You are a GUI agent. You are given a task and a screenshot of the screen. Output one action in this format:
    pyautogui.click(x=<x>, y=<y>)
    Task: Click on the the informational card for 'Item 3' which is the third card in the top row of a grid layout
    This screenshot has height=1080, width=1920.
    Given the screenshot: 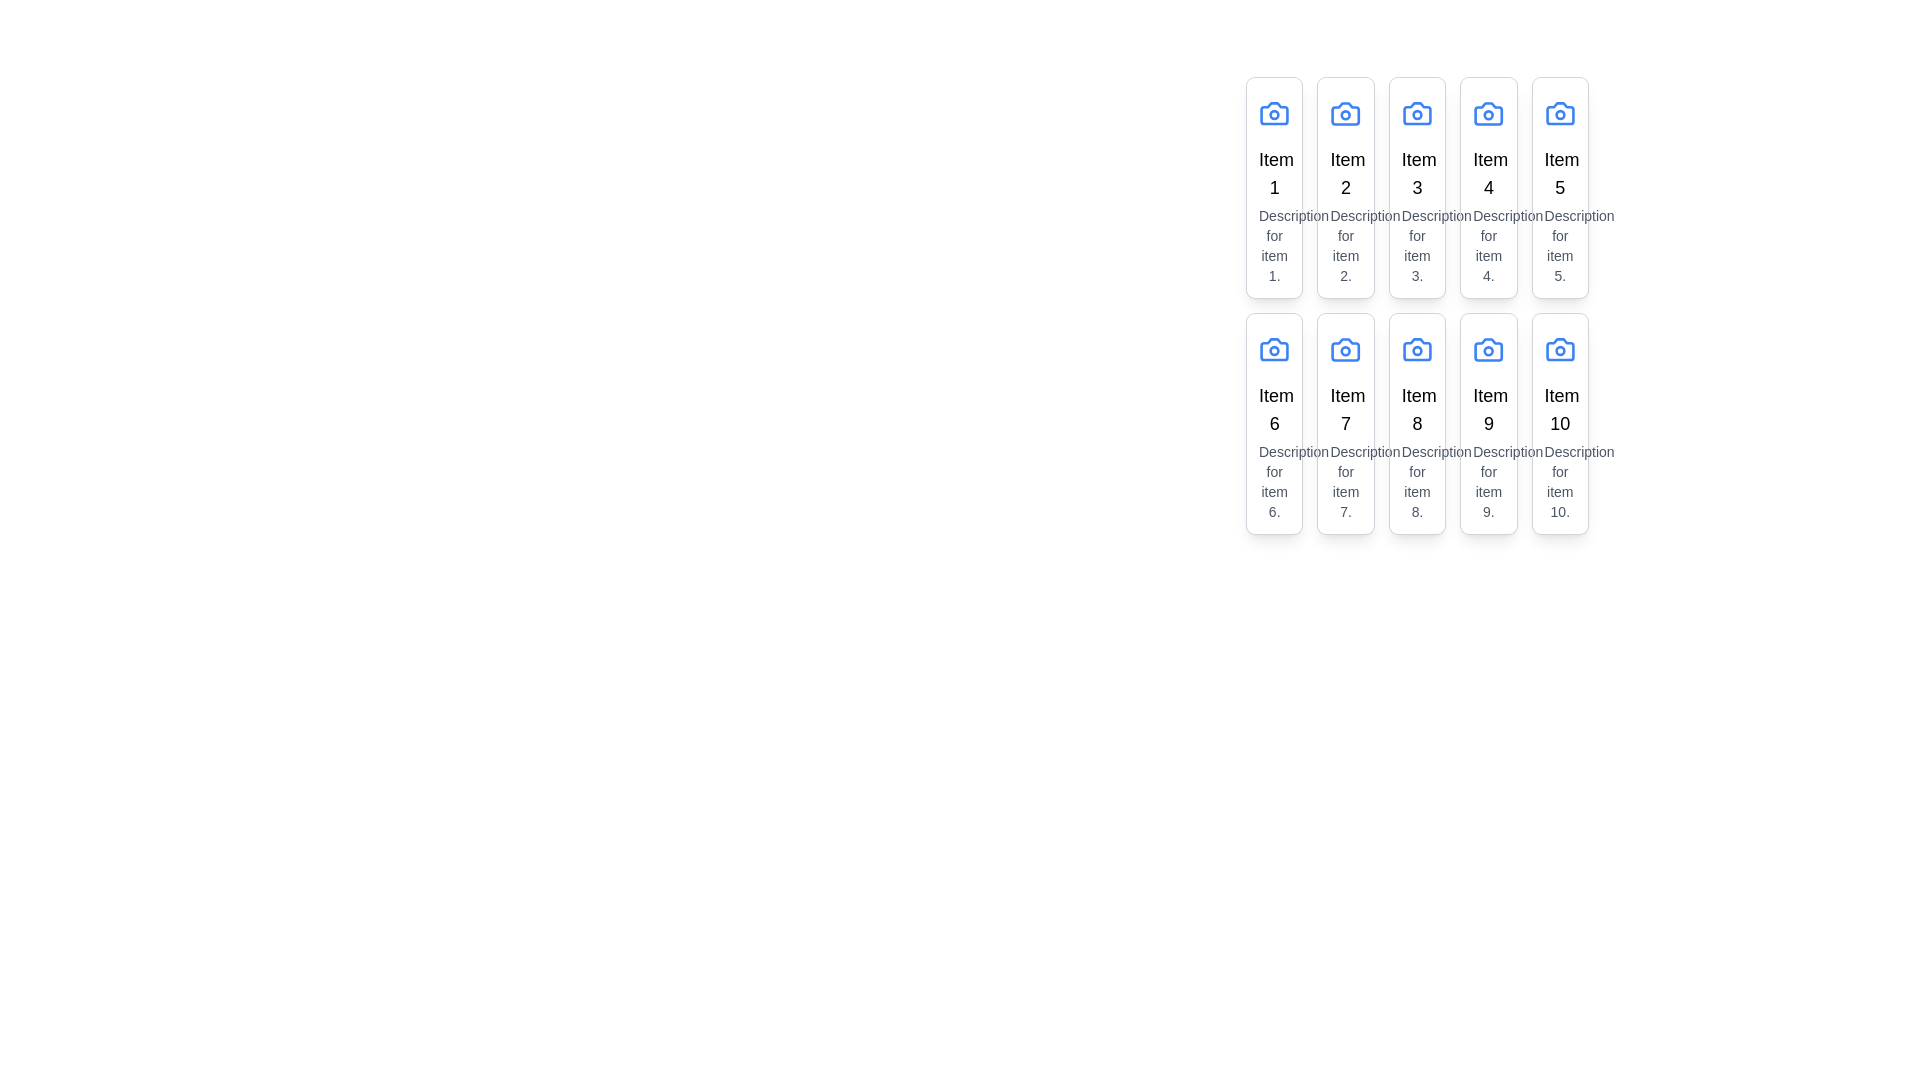 What is the action you would take?
    pyautogui.click(x=1416, y=188)
    